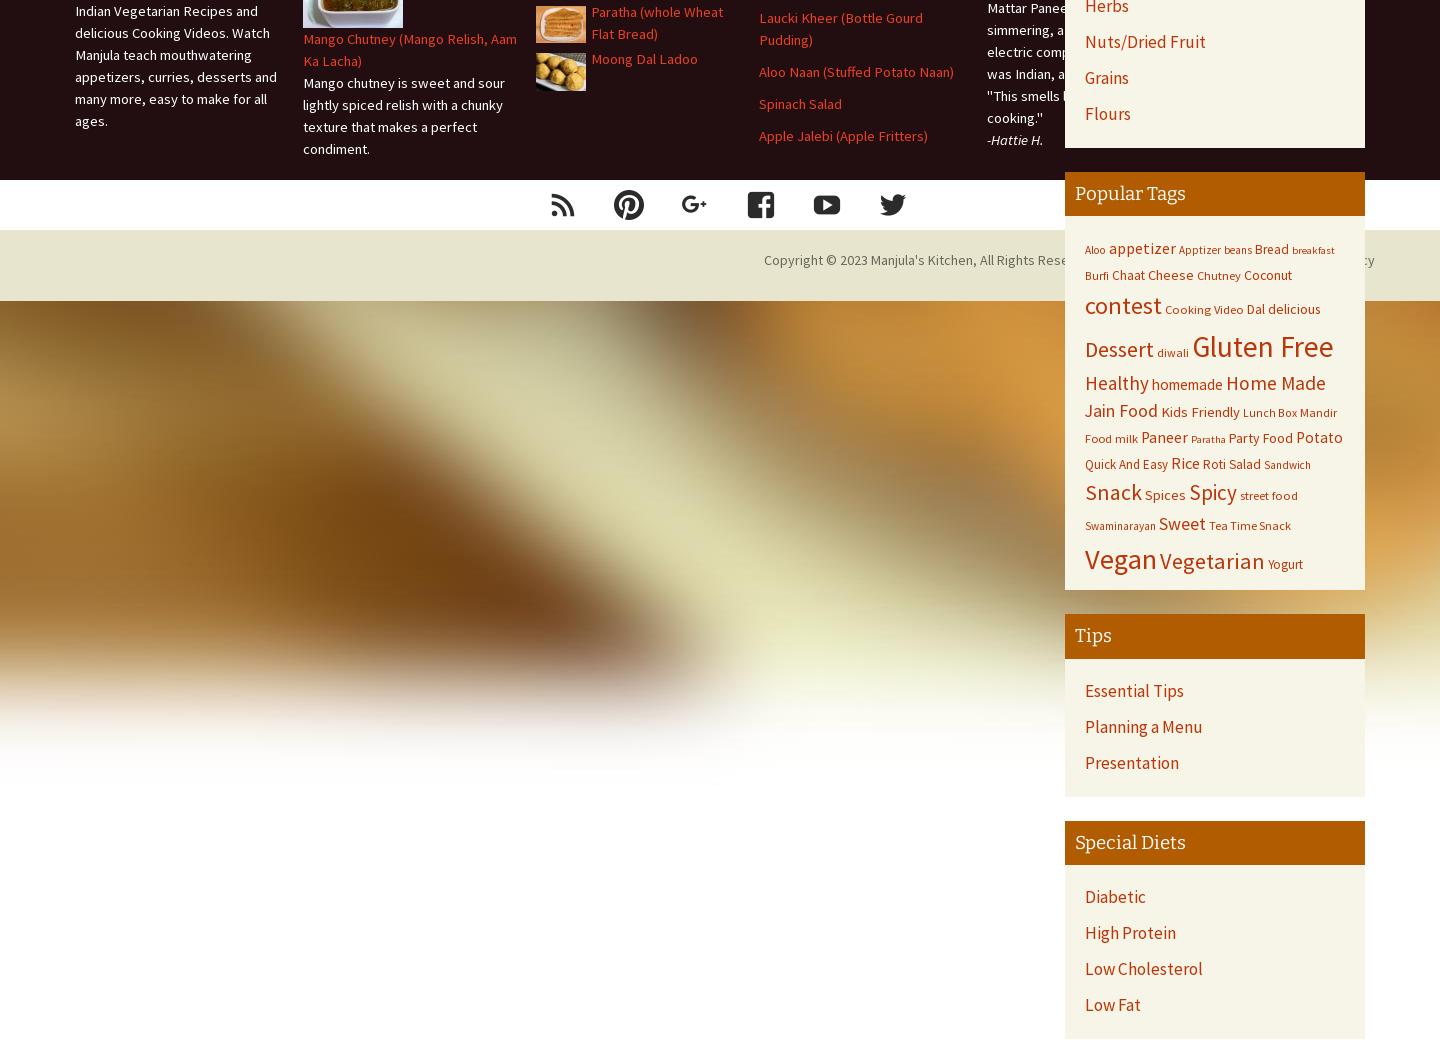 This screenshot has width=1440, height=1062. Describe the element at coordinates (842, 136) in the screenshot. I see `'Apple Jalebi (Apple Fritters)'` at that location.